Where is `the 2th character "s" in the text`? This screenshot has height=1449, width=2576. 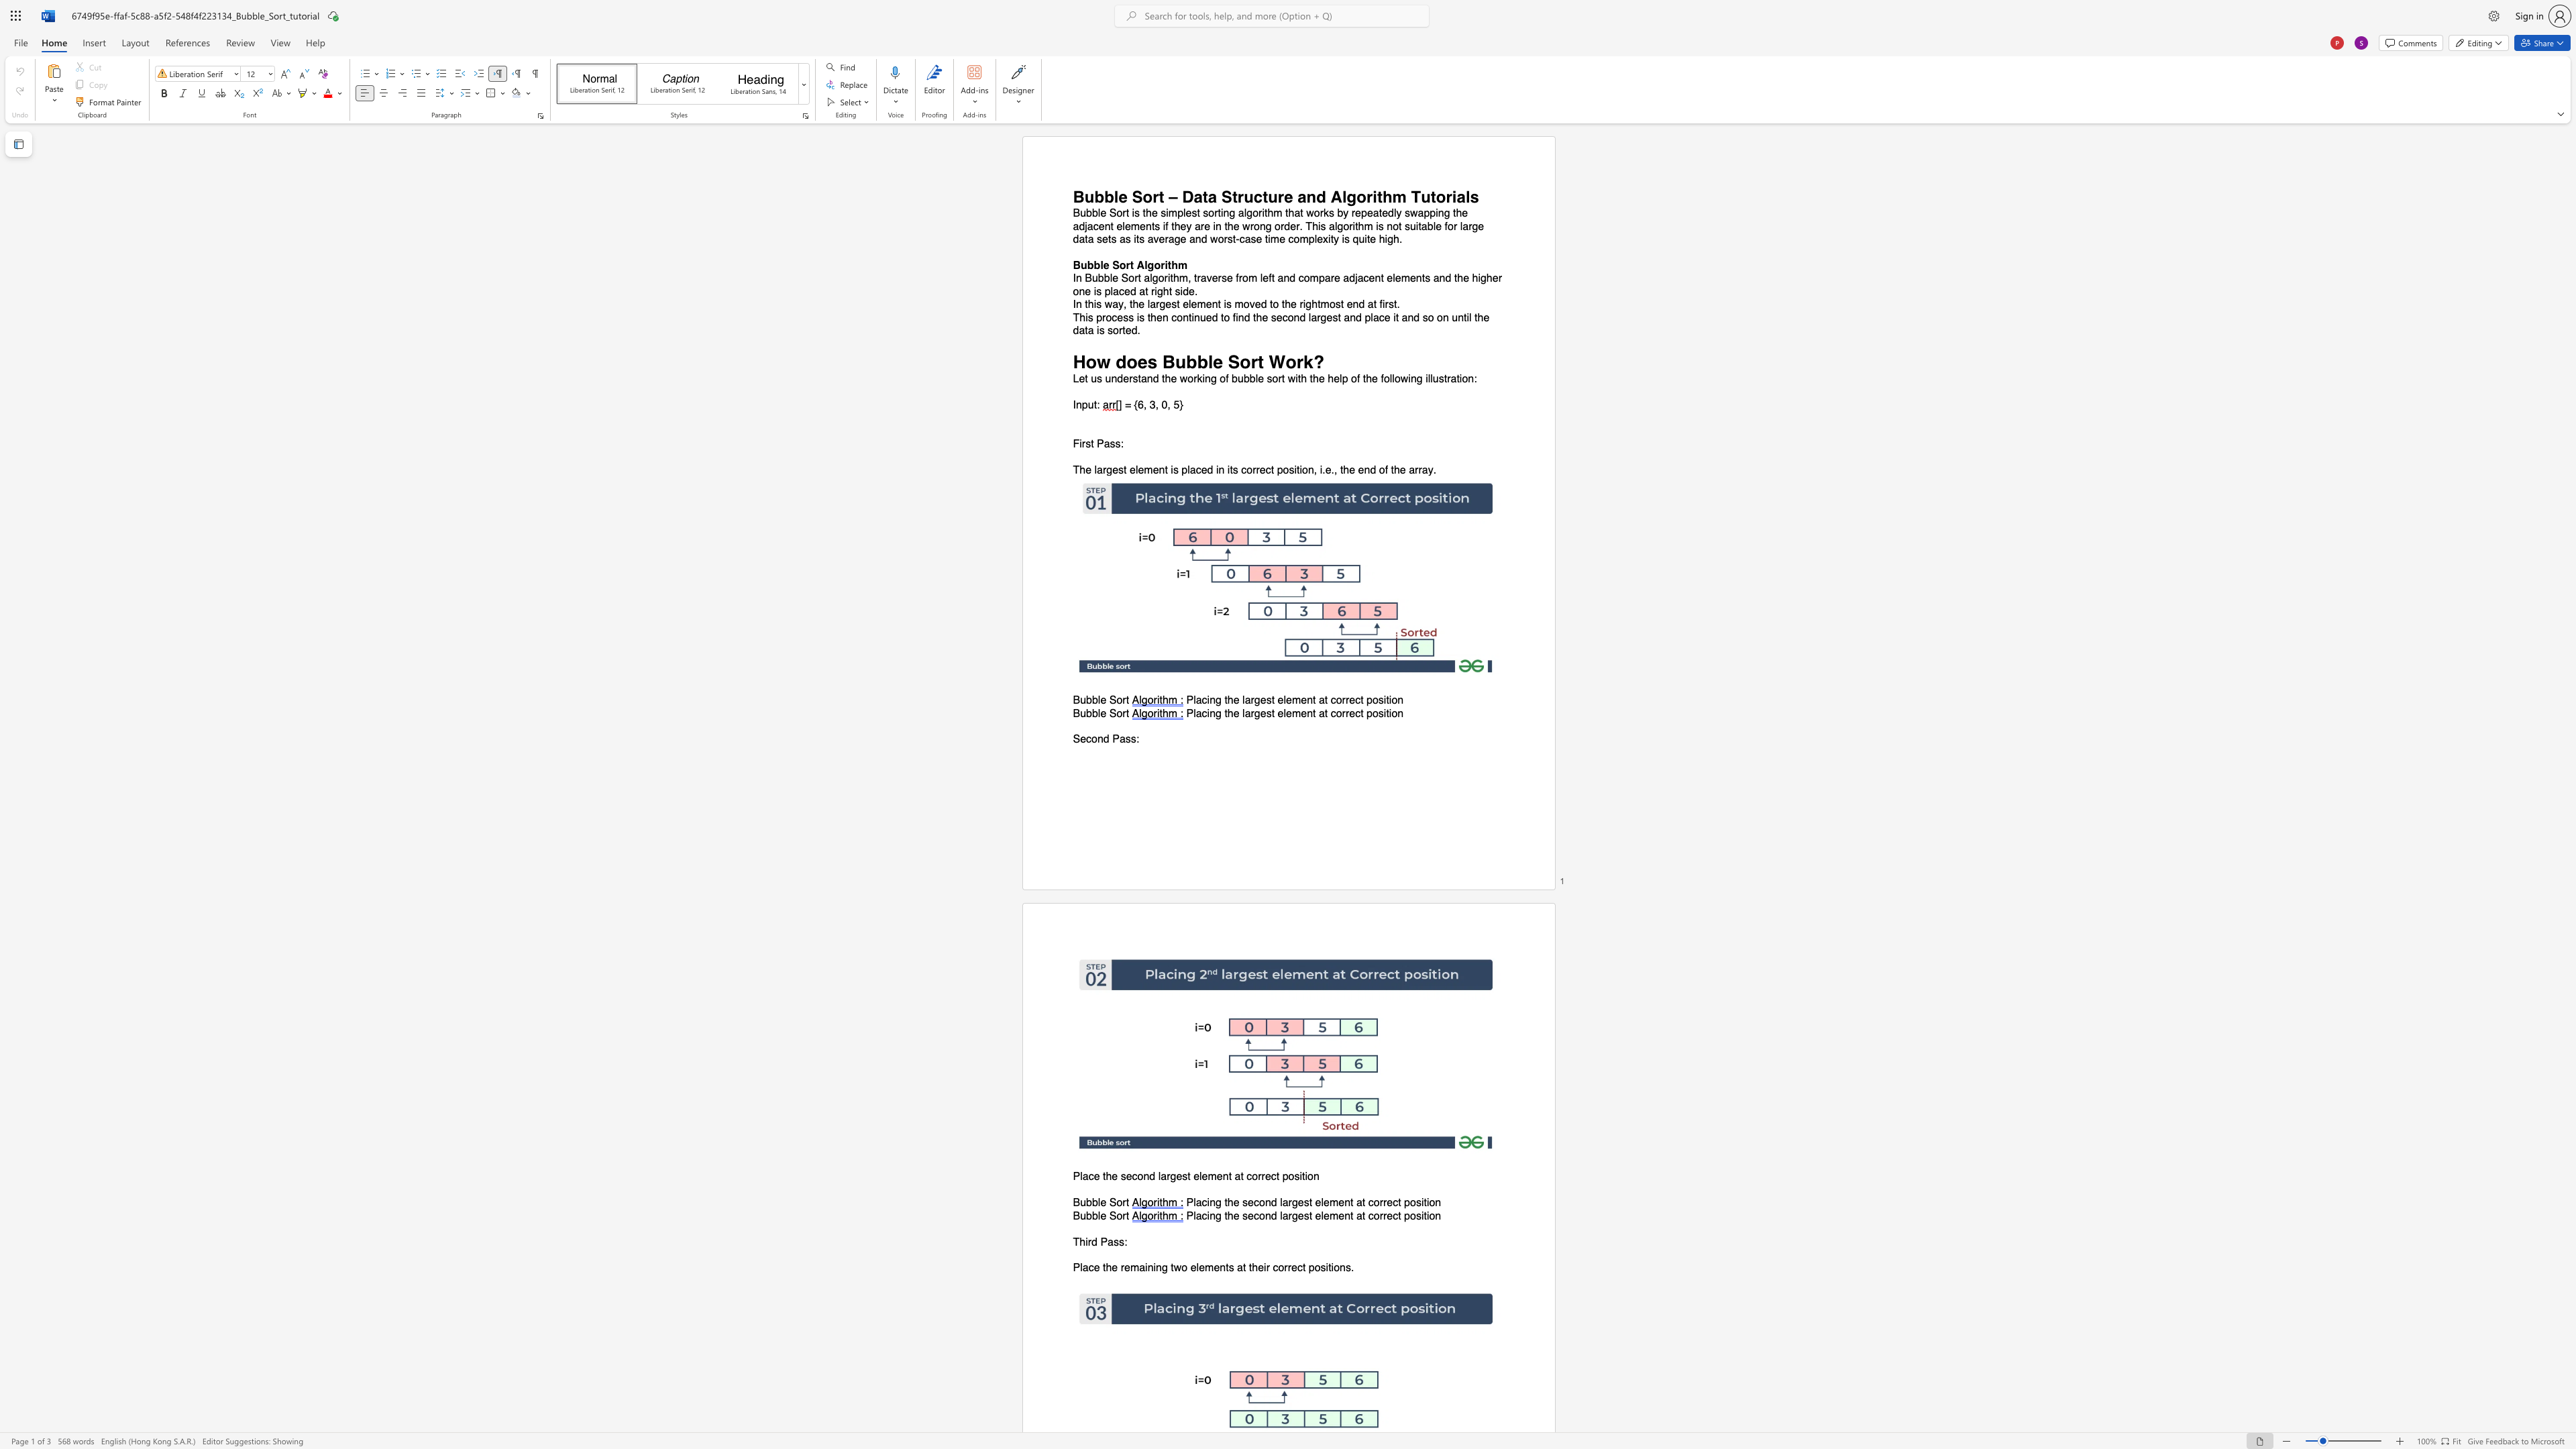
the 2th character "s" in the text is located at coordinates (1184, 1177).